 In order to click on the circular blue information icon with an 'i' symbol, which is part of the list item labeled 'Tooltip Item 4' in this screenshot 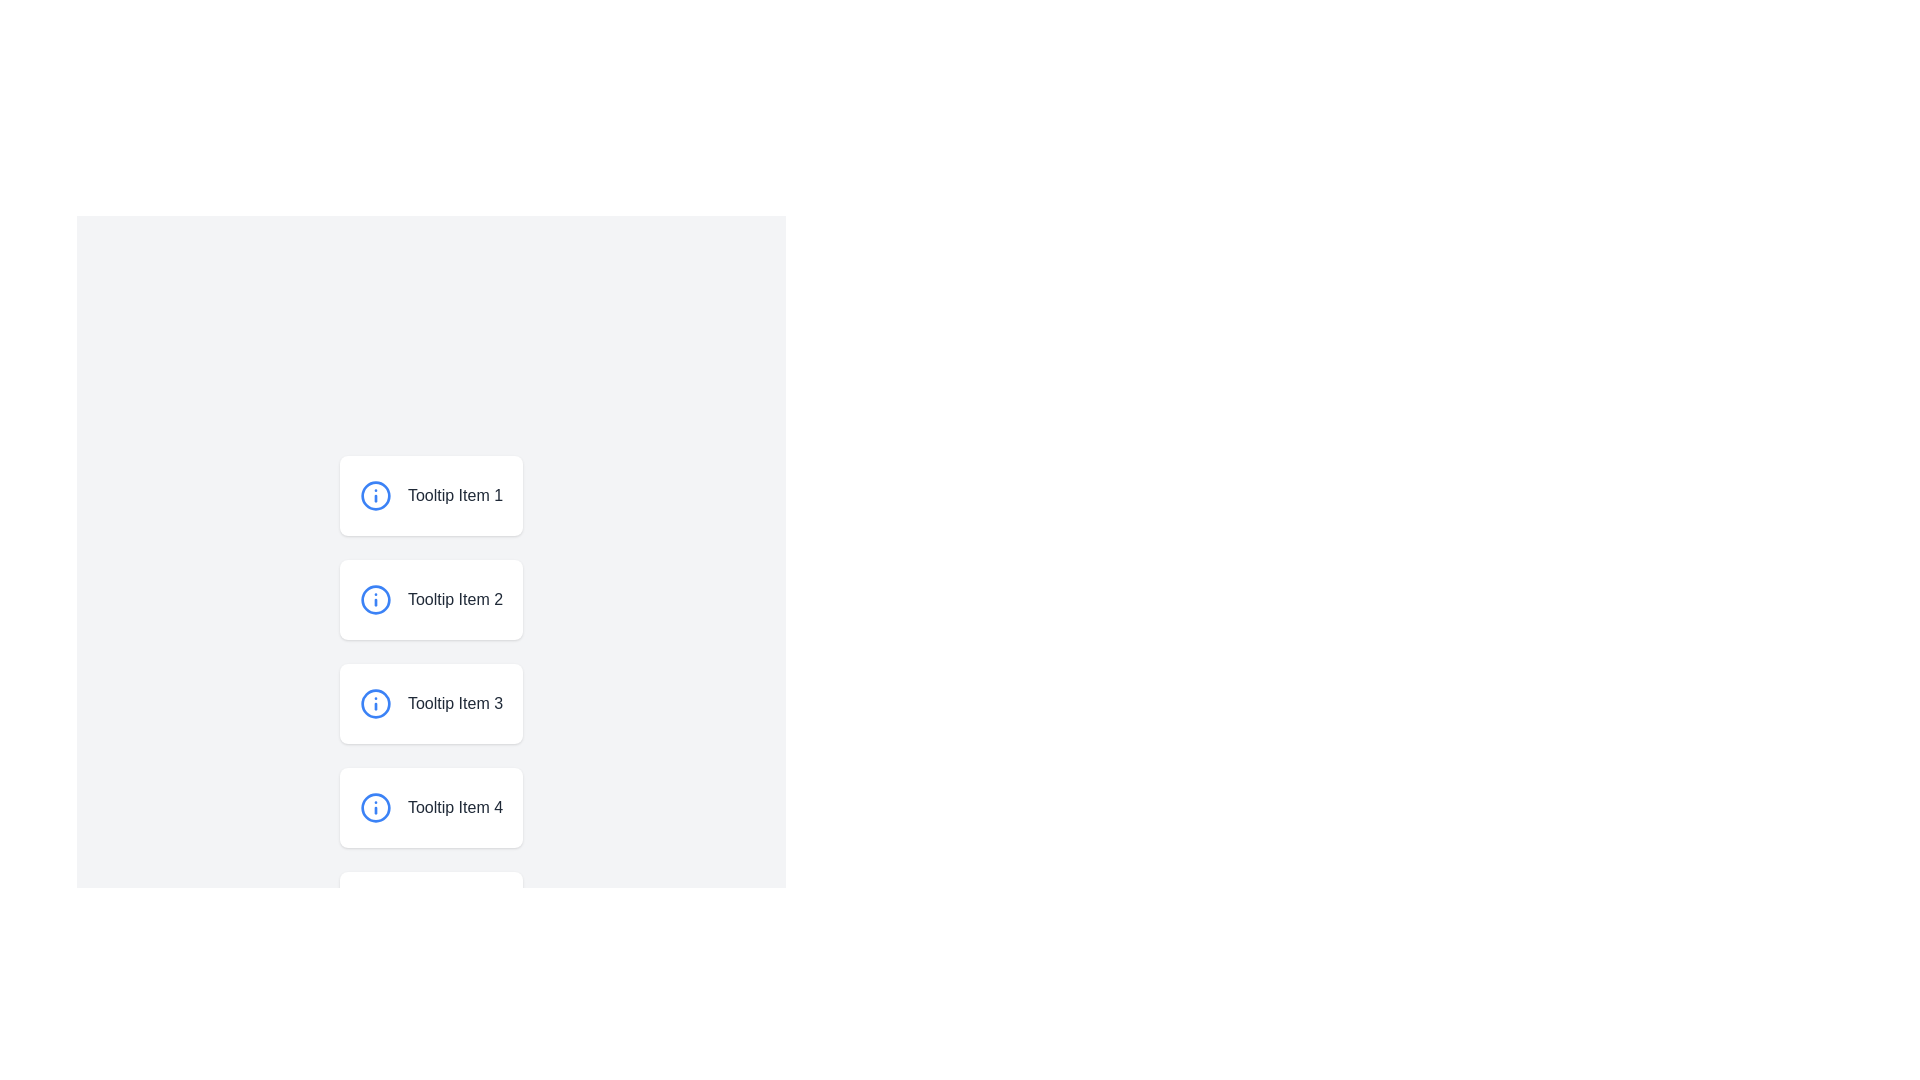, I will do `click(375, 806)`.